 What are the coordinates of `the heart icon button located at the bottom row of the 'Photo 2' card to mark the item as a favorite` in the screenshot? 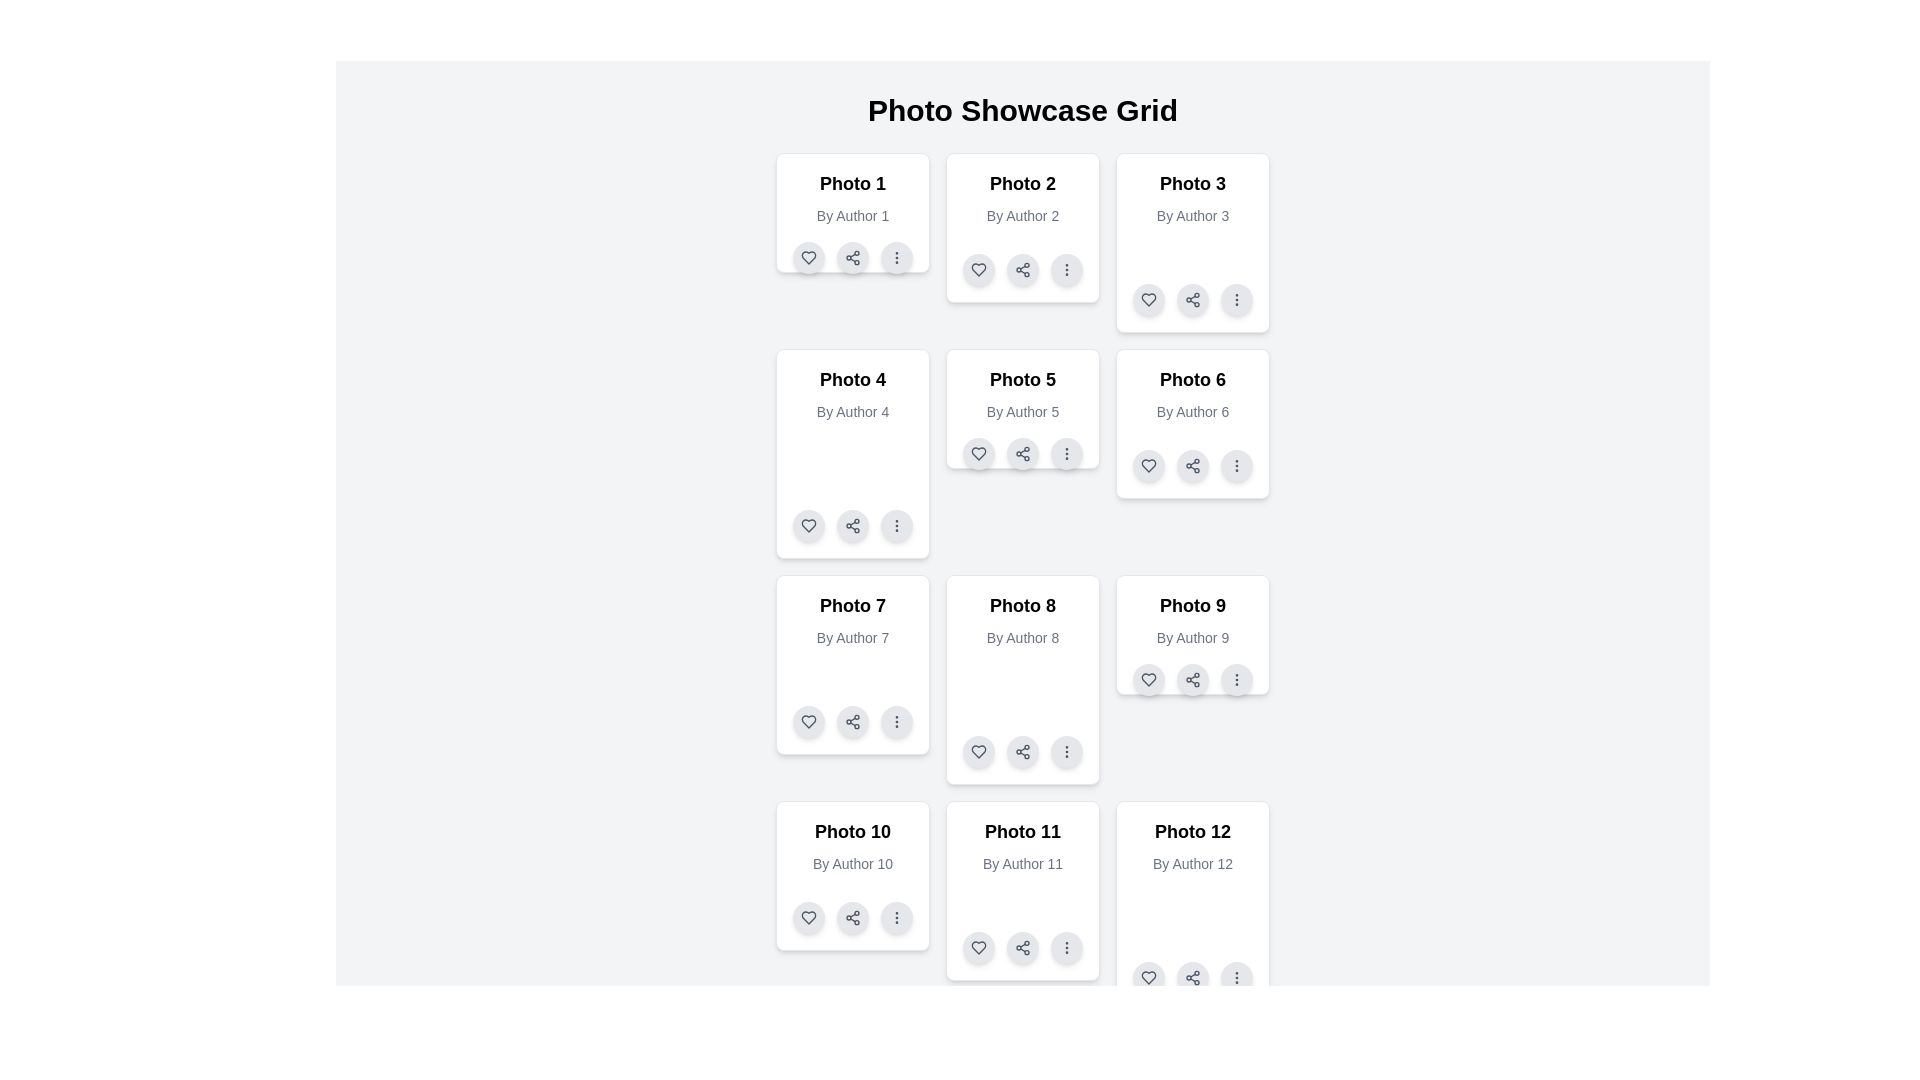 It's located at (979, 270).